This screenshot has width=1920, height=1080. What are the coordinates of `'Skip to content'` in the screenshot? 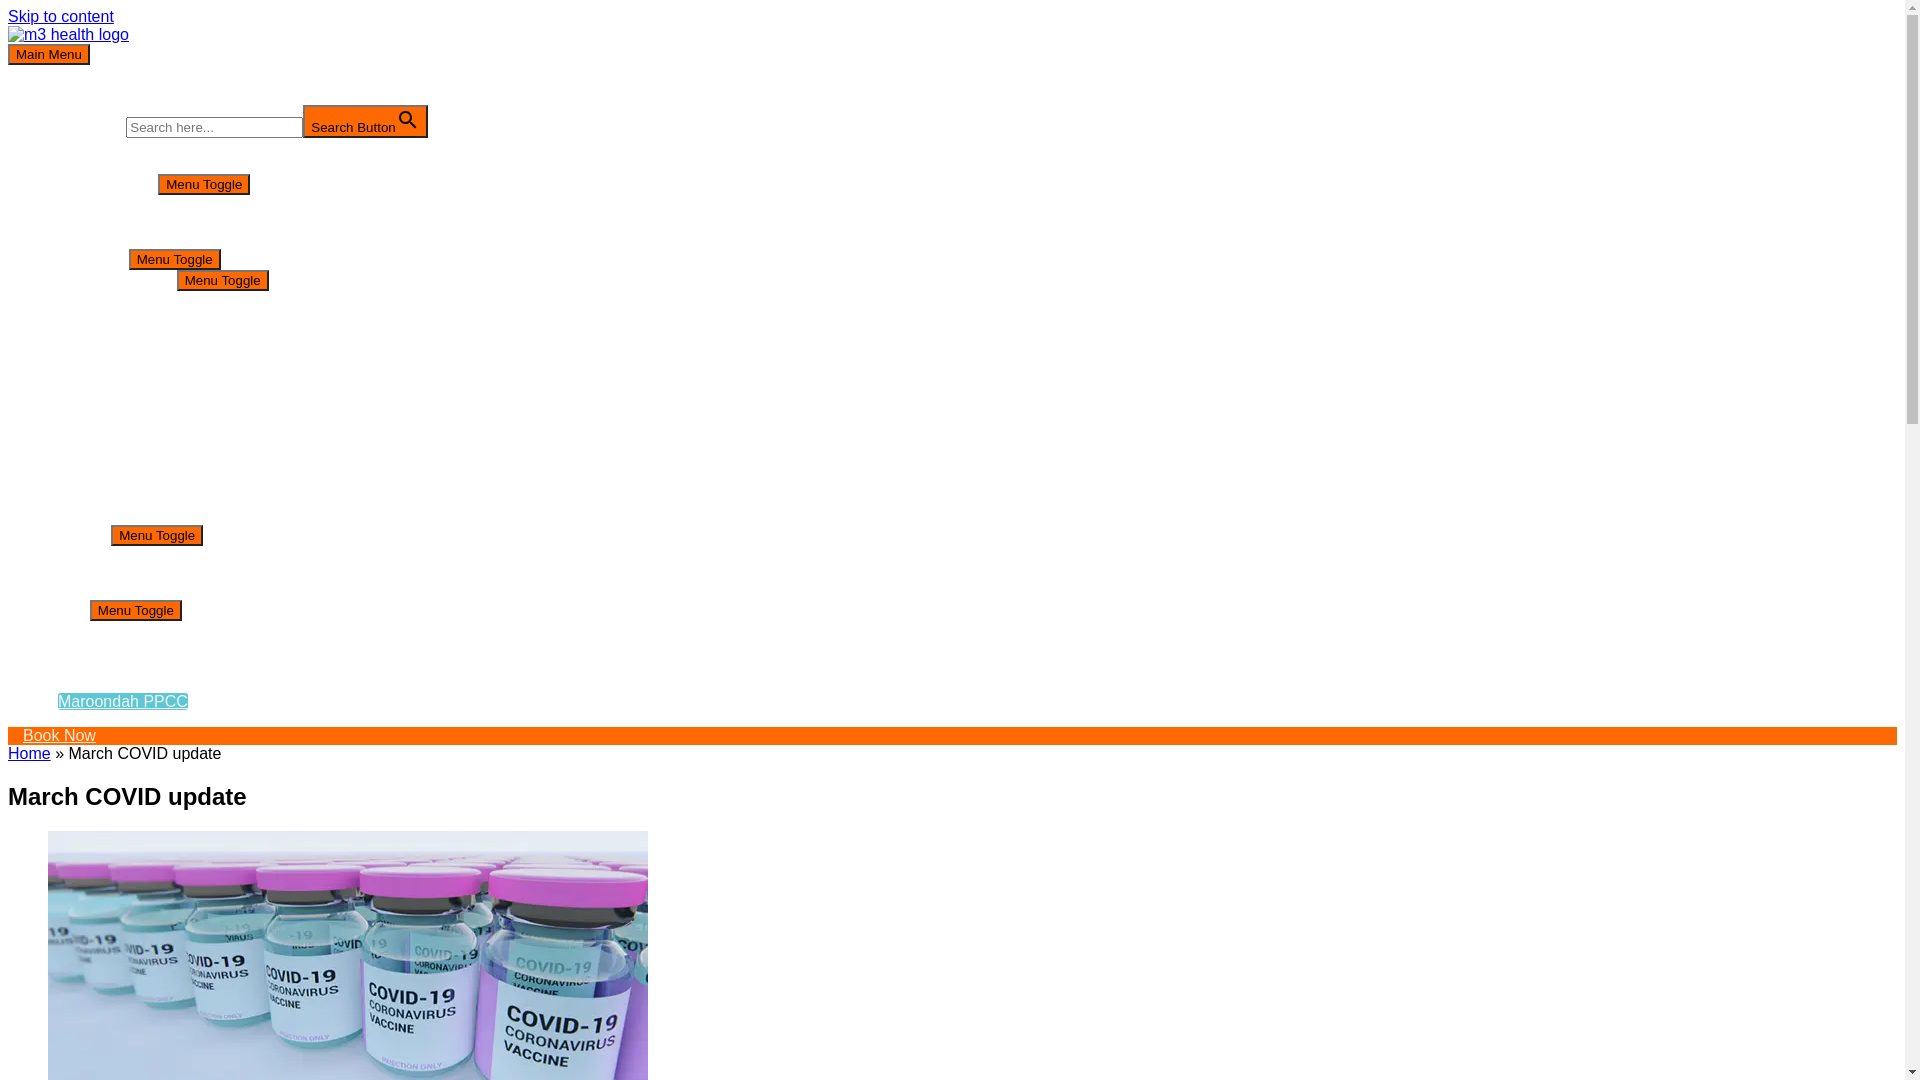 It's located at (61, 16).